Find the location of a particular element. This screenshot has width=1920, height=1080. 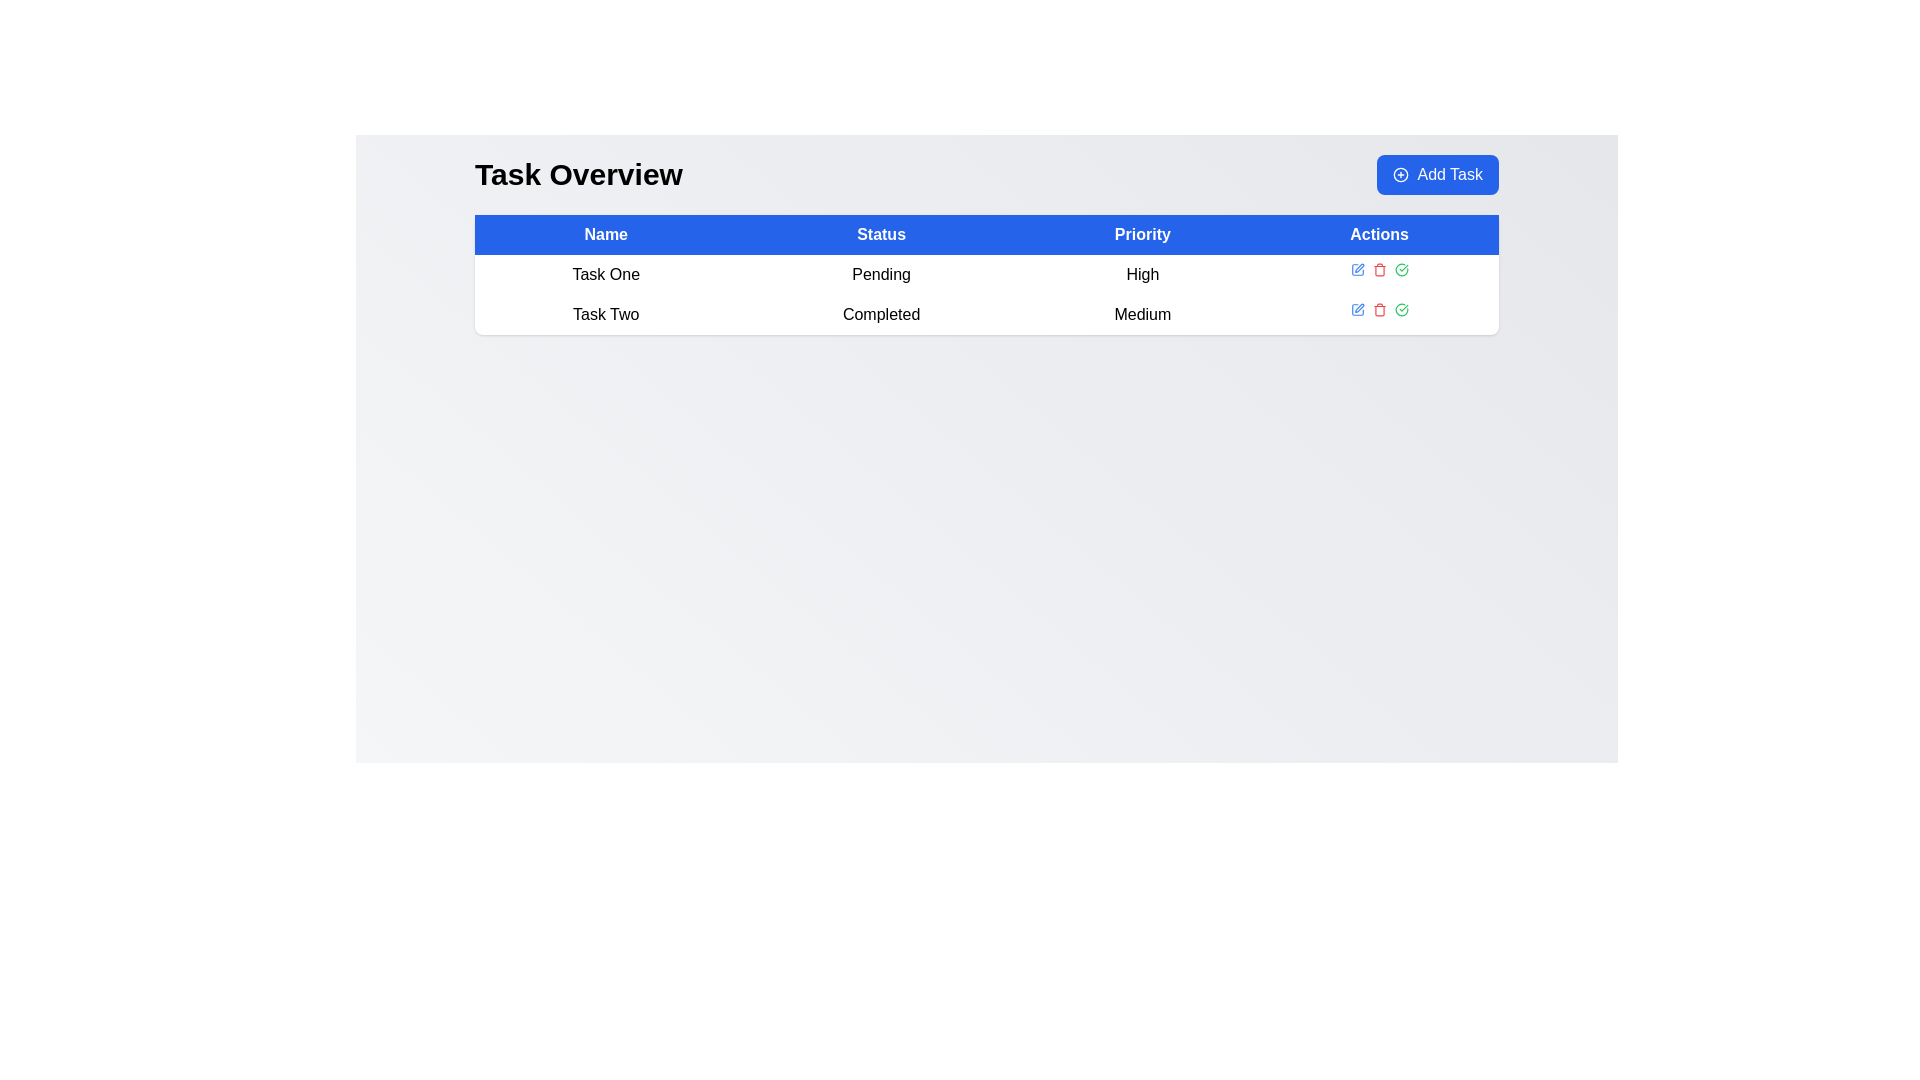

the blue circle icon with a plus symbol located to the left of the 'Add Task' text is located at coordinates (1400, 173).